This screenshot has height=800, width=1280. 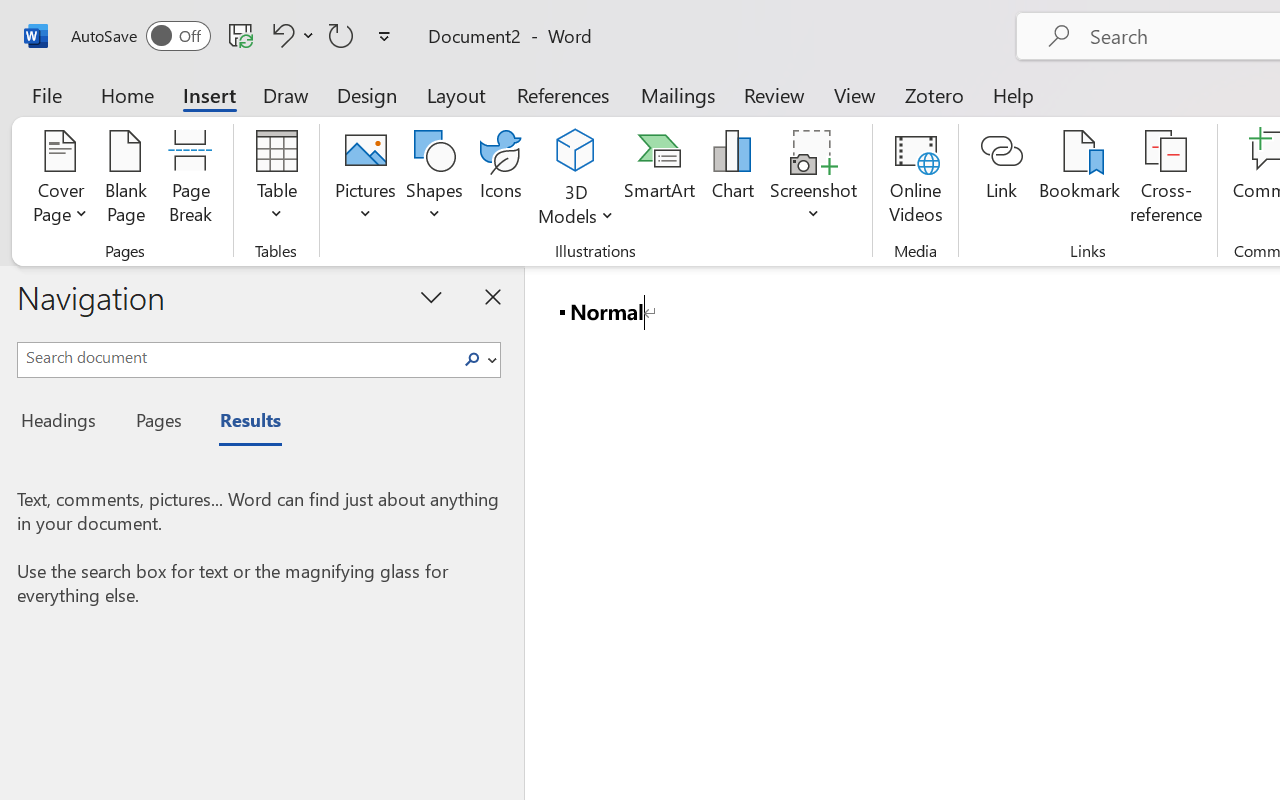 I want to click on 'Undo <ApplyStyleToDoc>b__0', so click(x=279, y=34).